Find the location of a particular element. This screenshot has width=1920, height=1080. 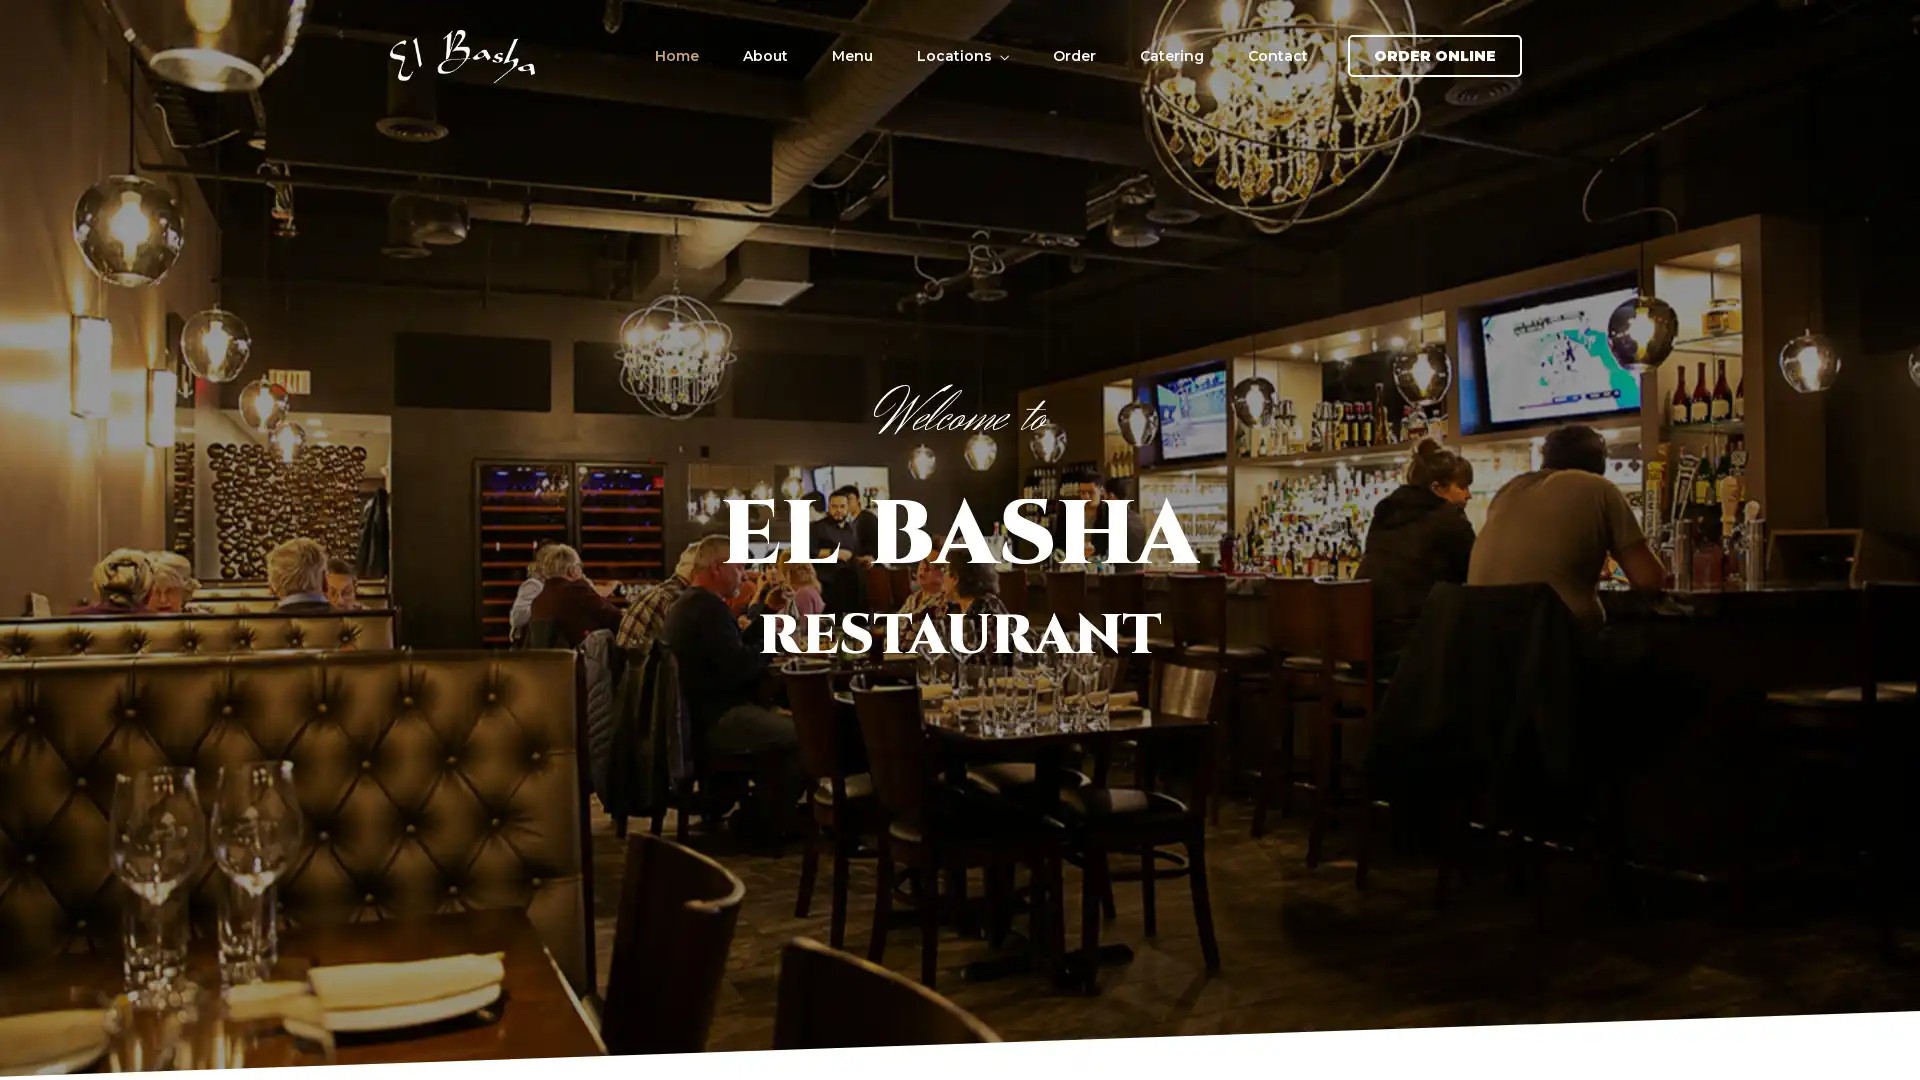

ORDER ONLINE is located at coordinates (1434, 55).